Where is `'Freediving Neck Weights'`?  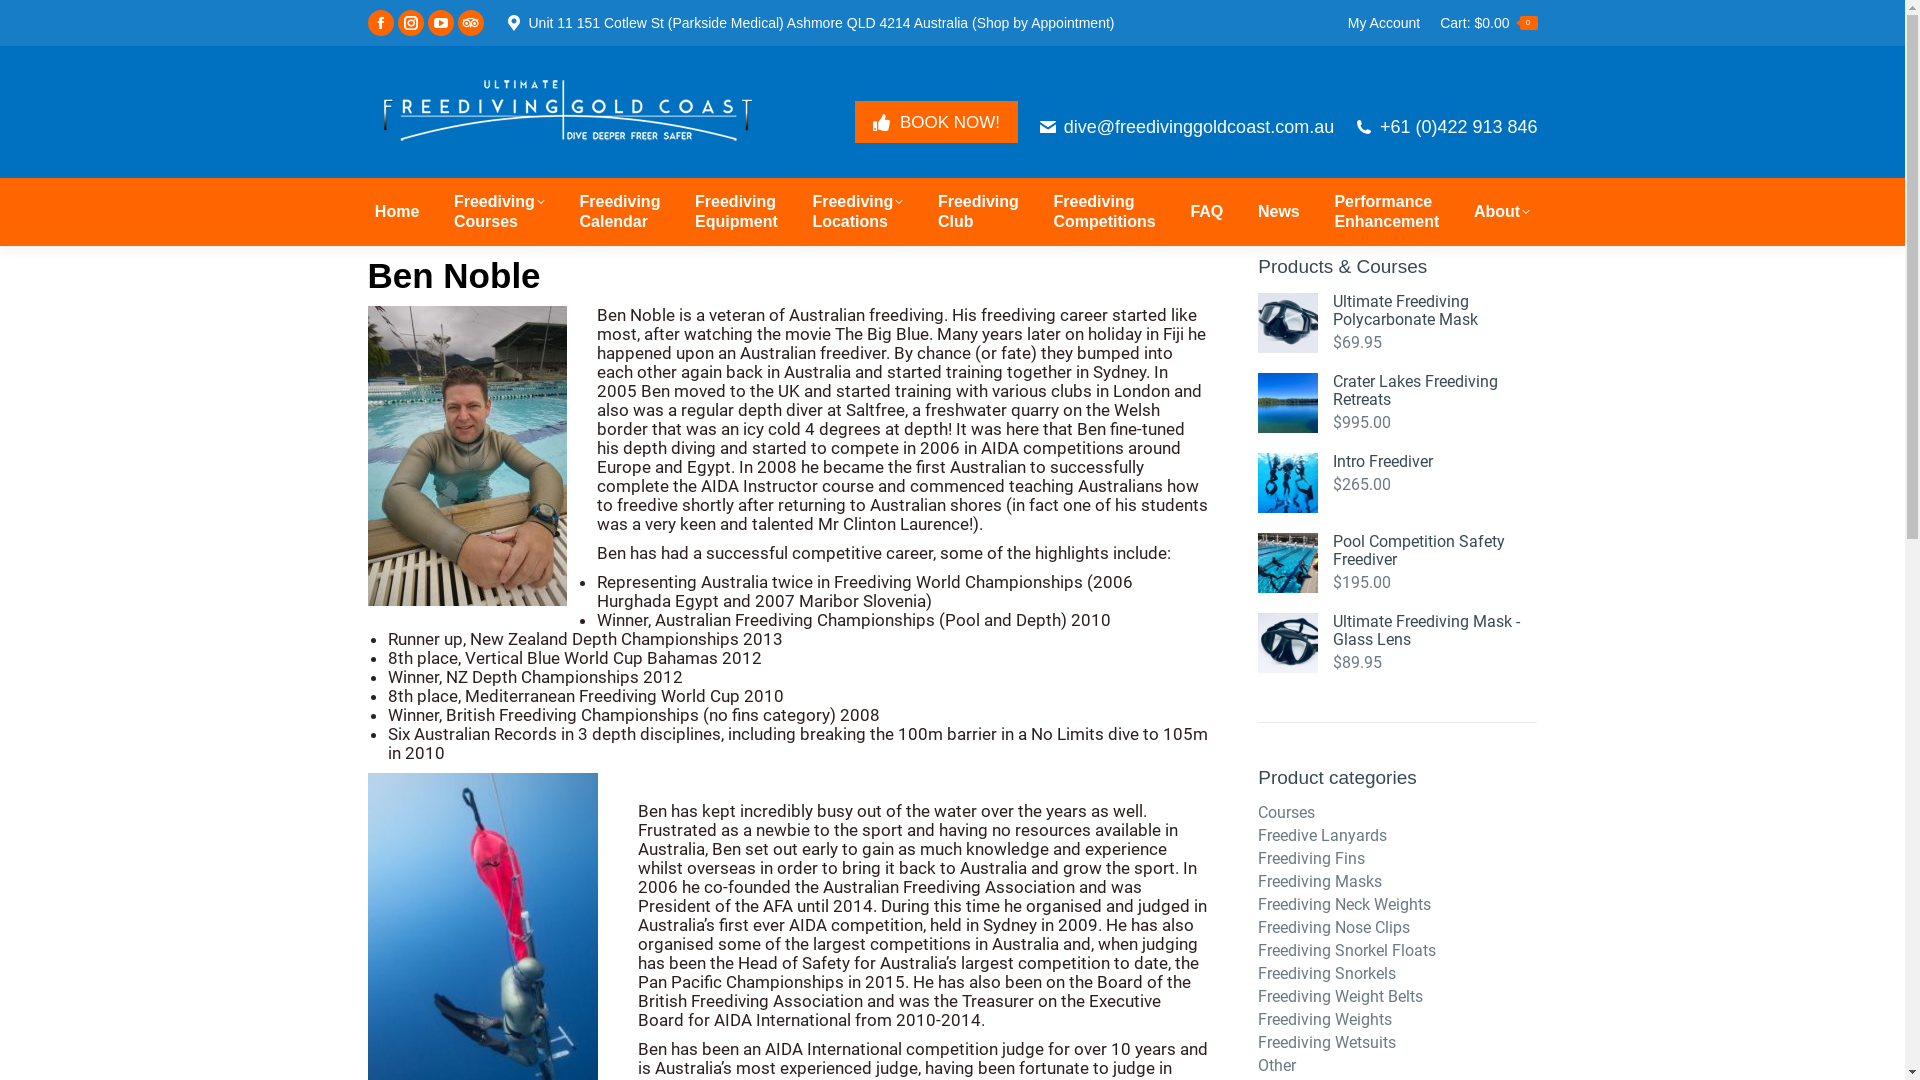 'Freediving Neck Weights' is located at coordinates (1344, 905).